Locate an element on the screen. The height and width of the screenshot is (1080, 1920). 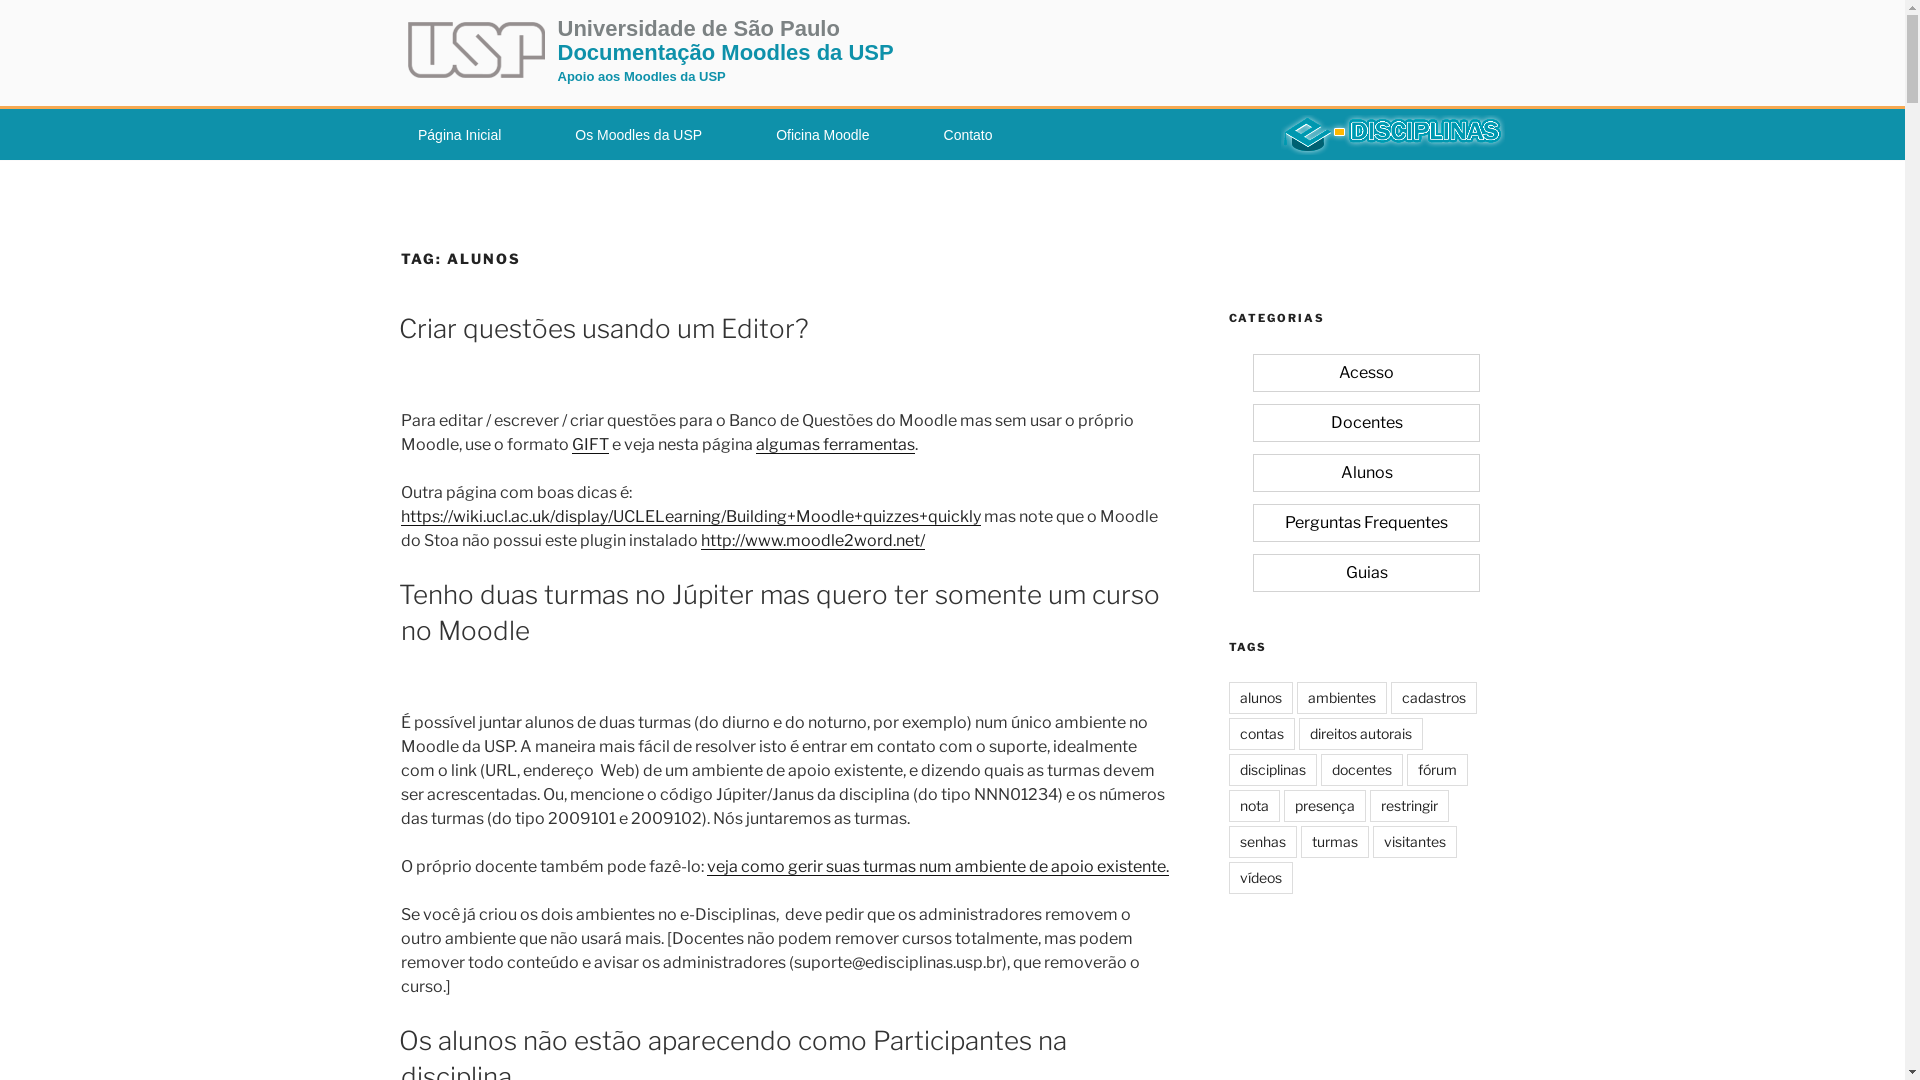
'Guias' is located at coordinates (1365, 572).